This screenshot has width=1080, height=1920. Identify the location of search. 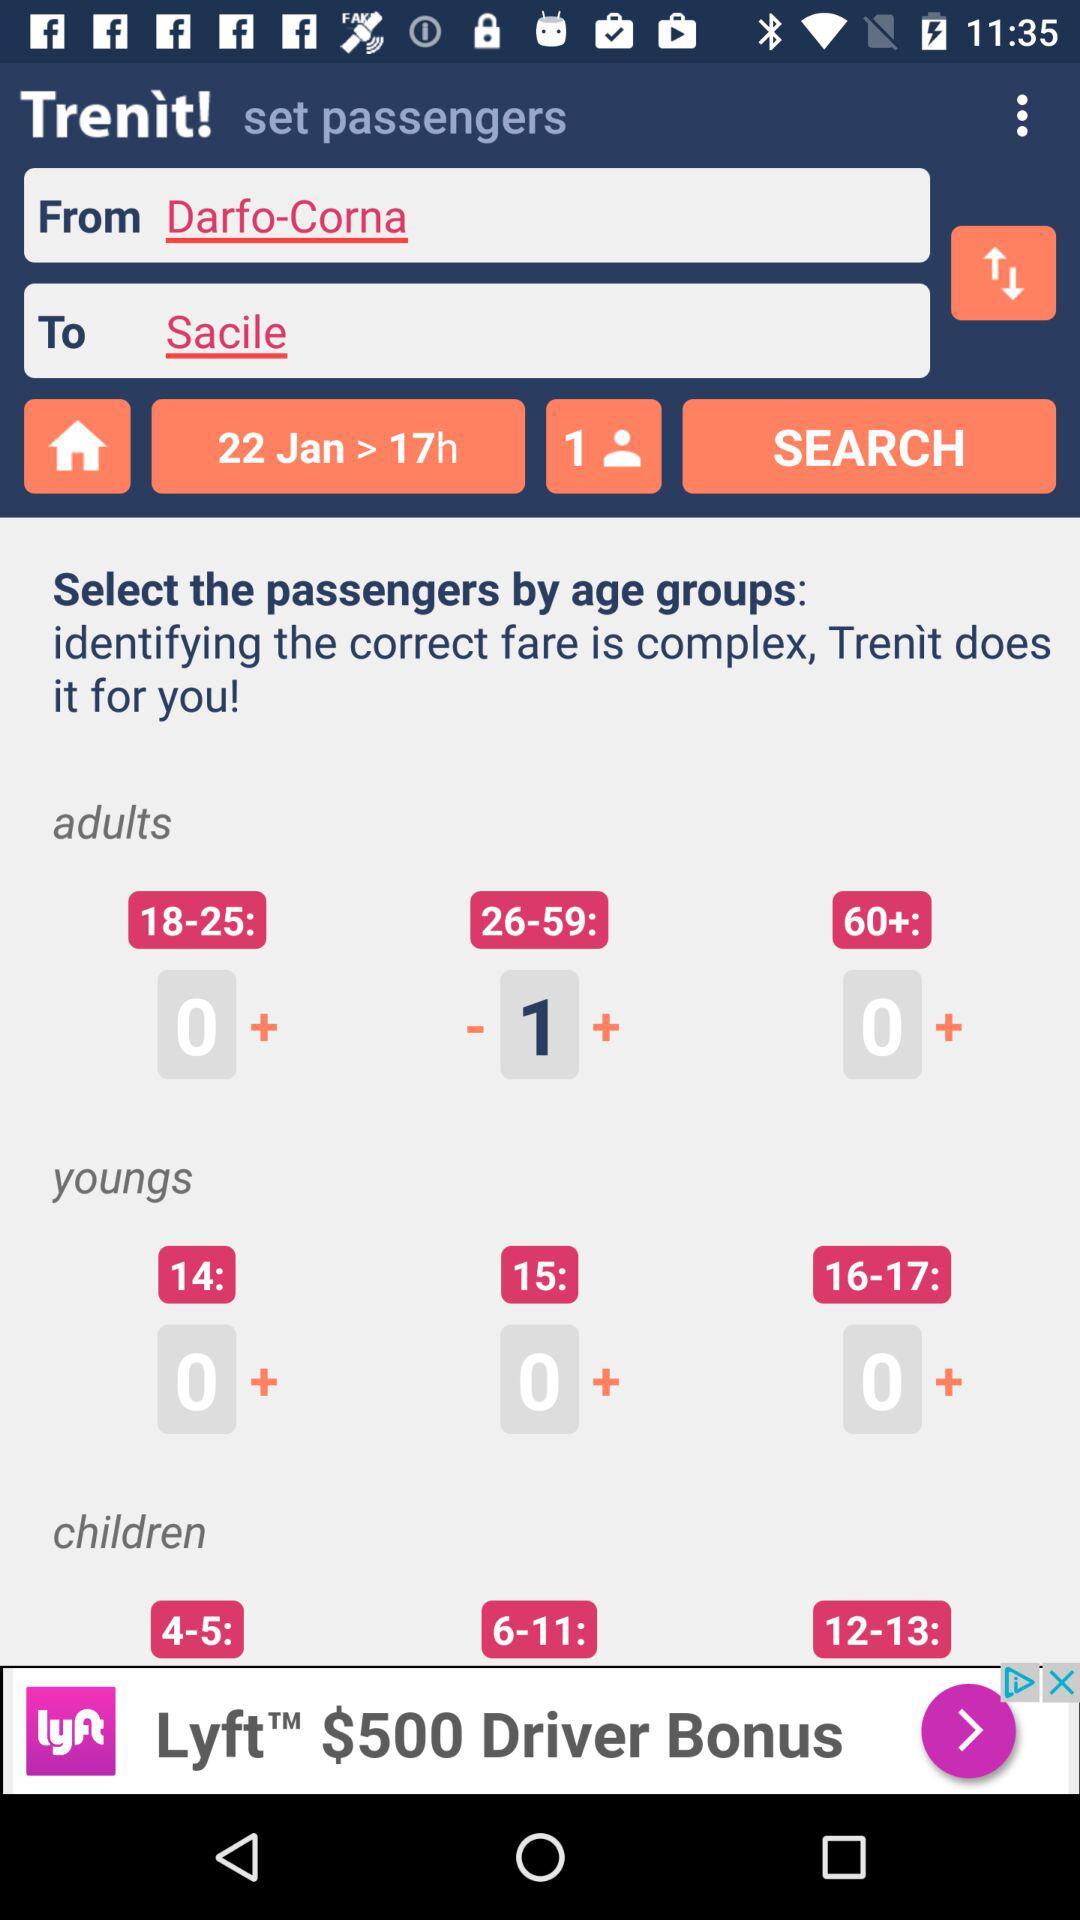
(868, 445).